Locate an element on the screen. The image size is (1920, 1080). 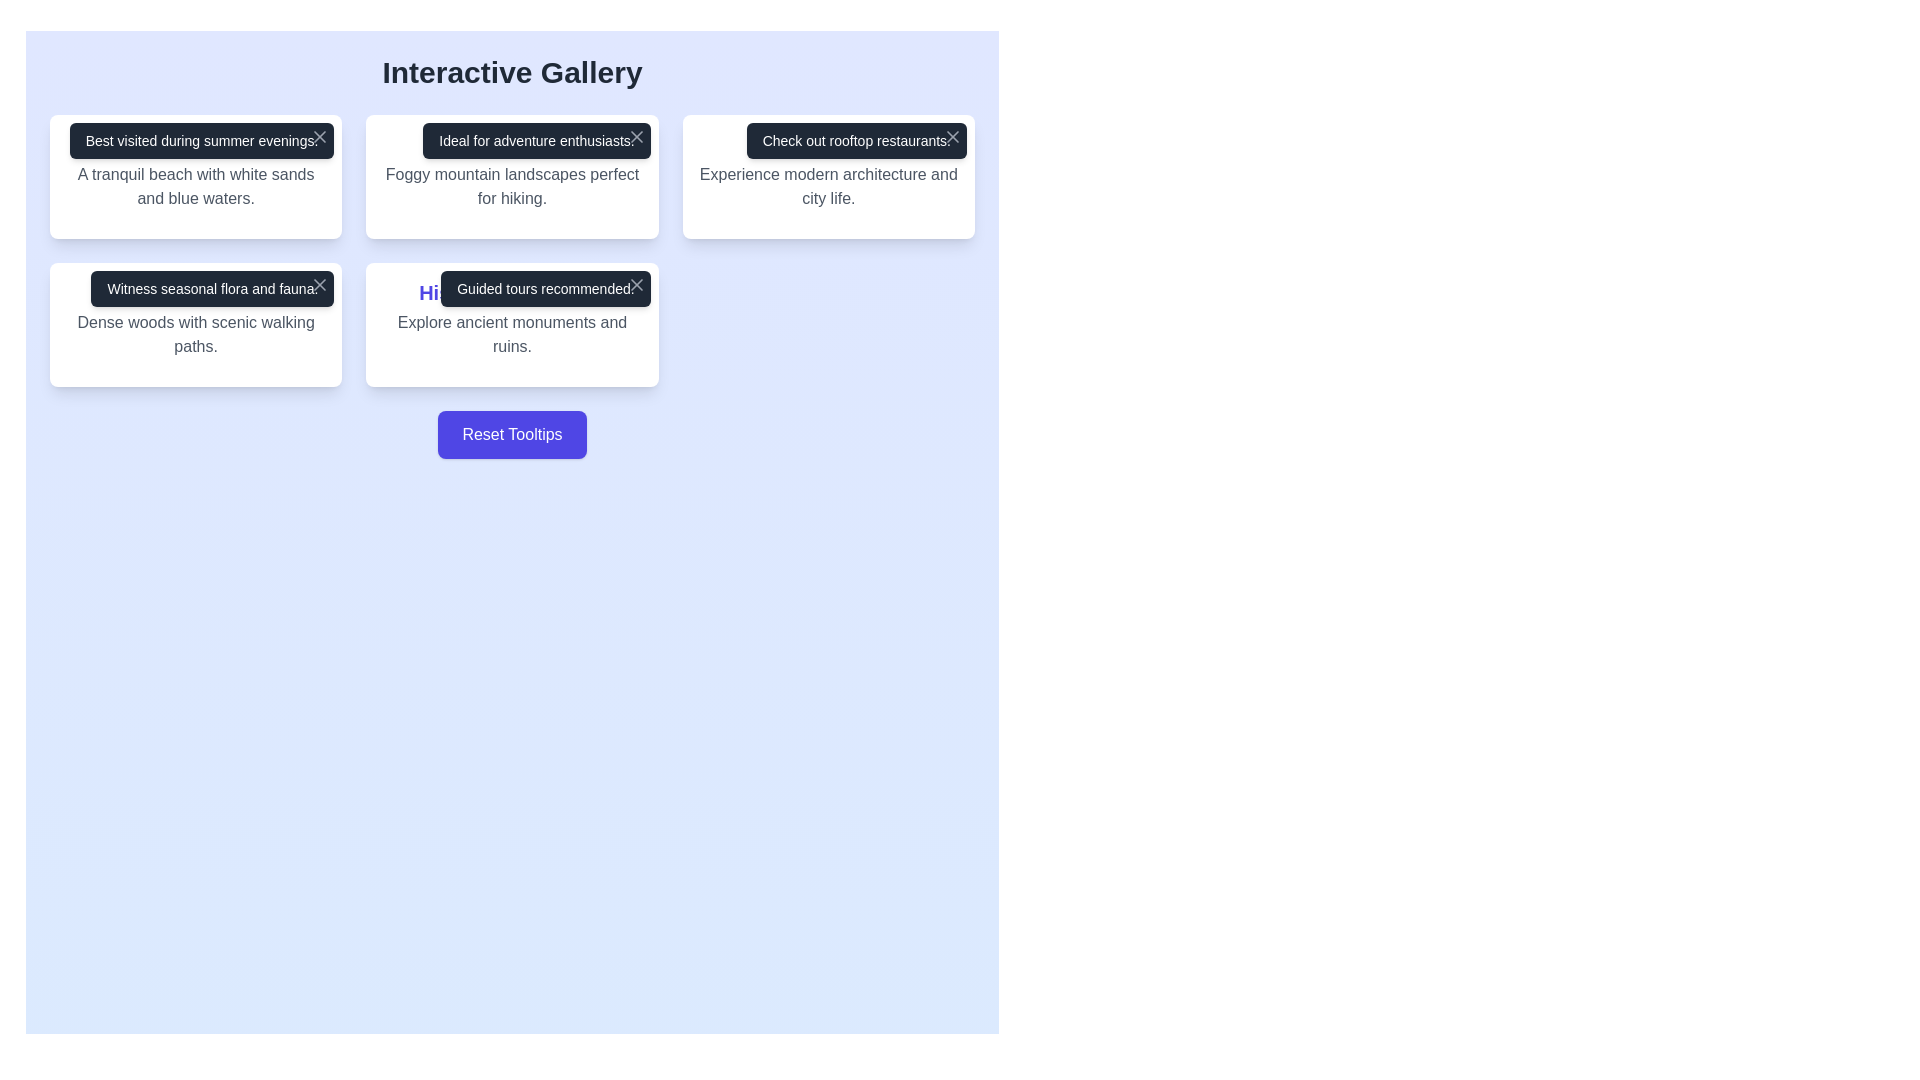
the text label 'Historic Landmarks', which is a bold, large indigo text block located at the top of a card in a gallery section is located at coordinates (512, 293).